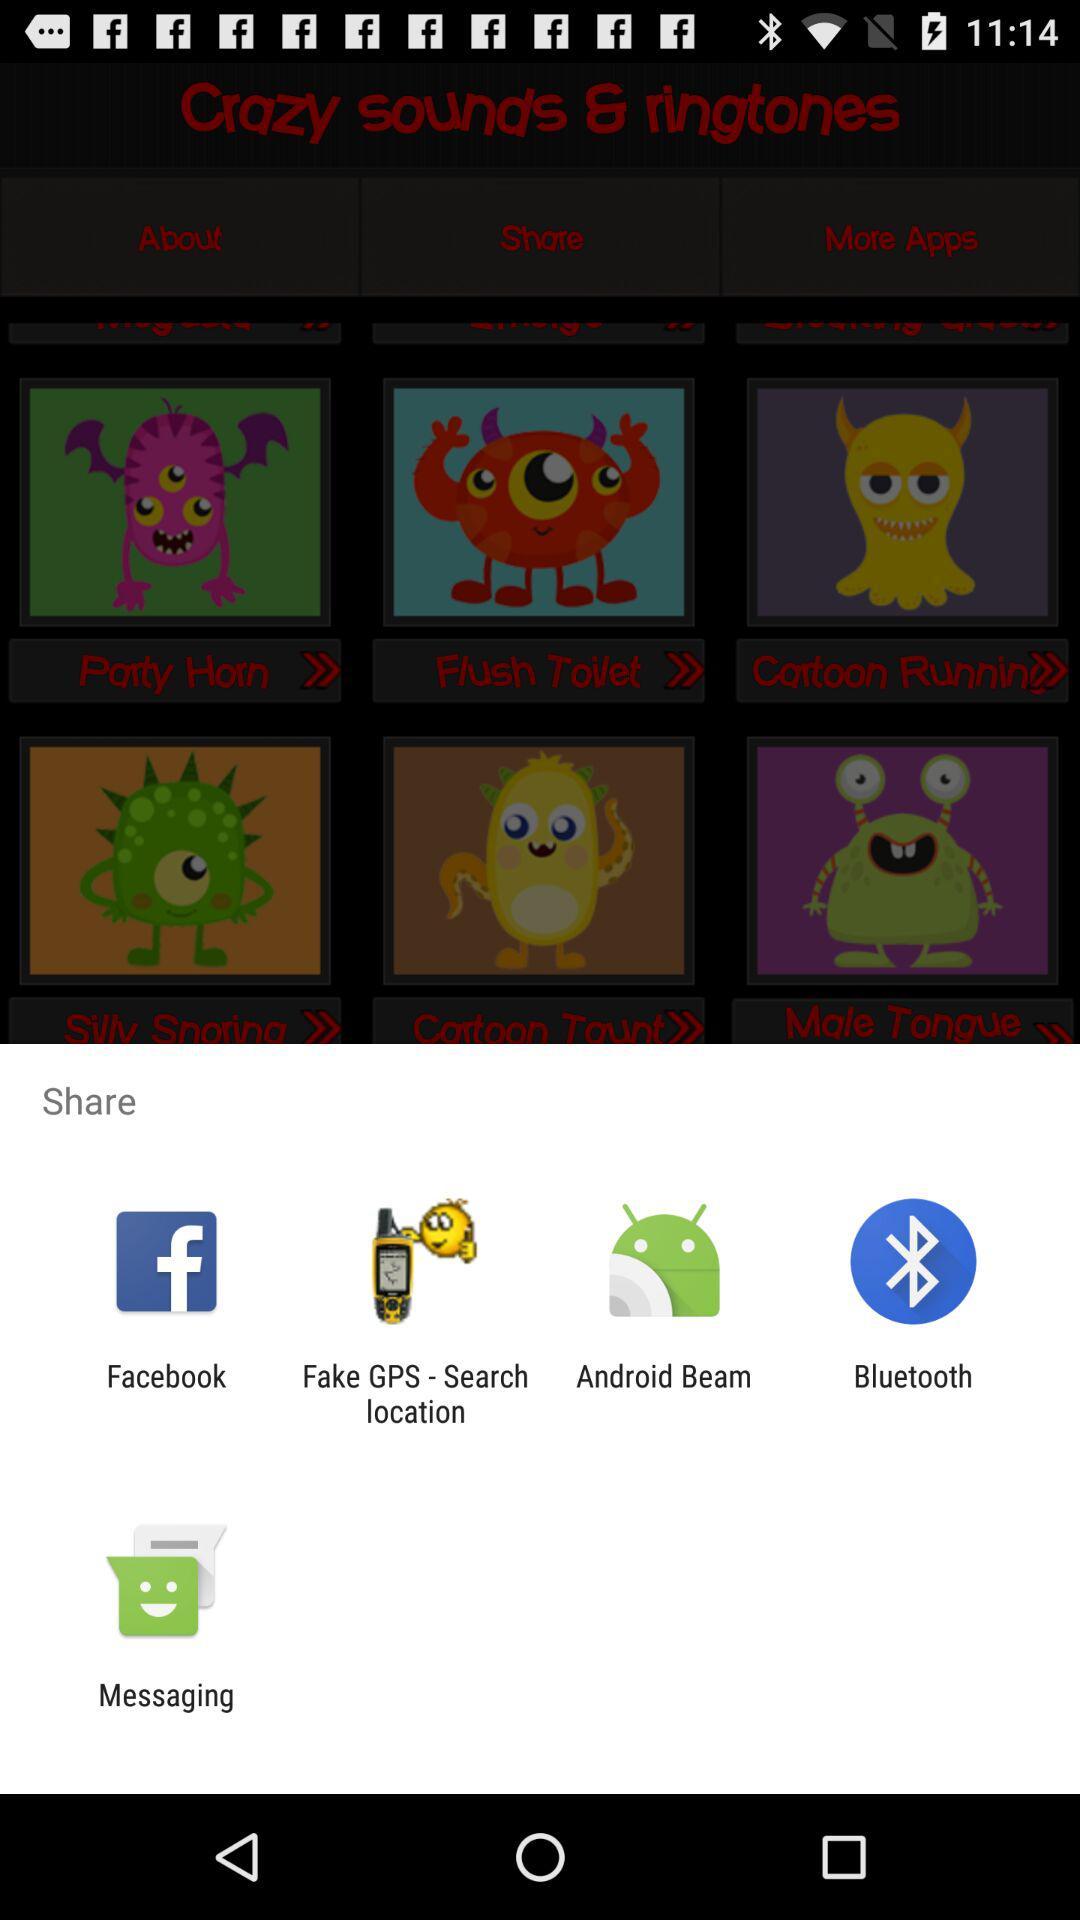 The width and height of the screenshot is (1080, 1920). Describe the element at coordinates (913, 1392) in the screenshot. I see `item next to android beam icon` at that location.